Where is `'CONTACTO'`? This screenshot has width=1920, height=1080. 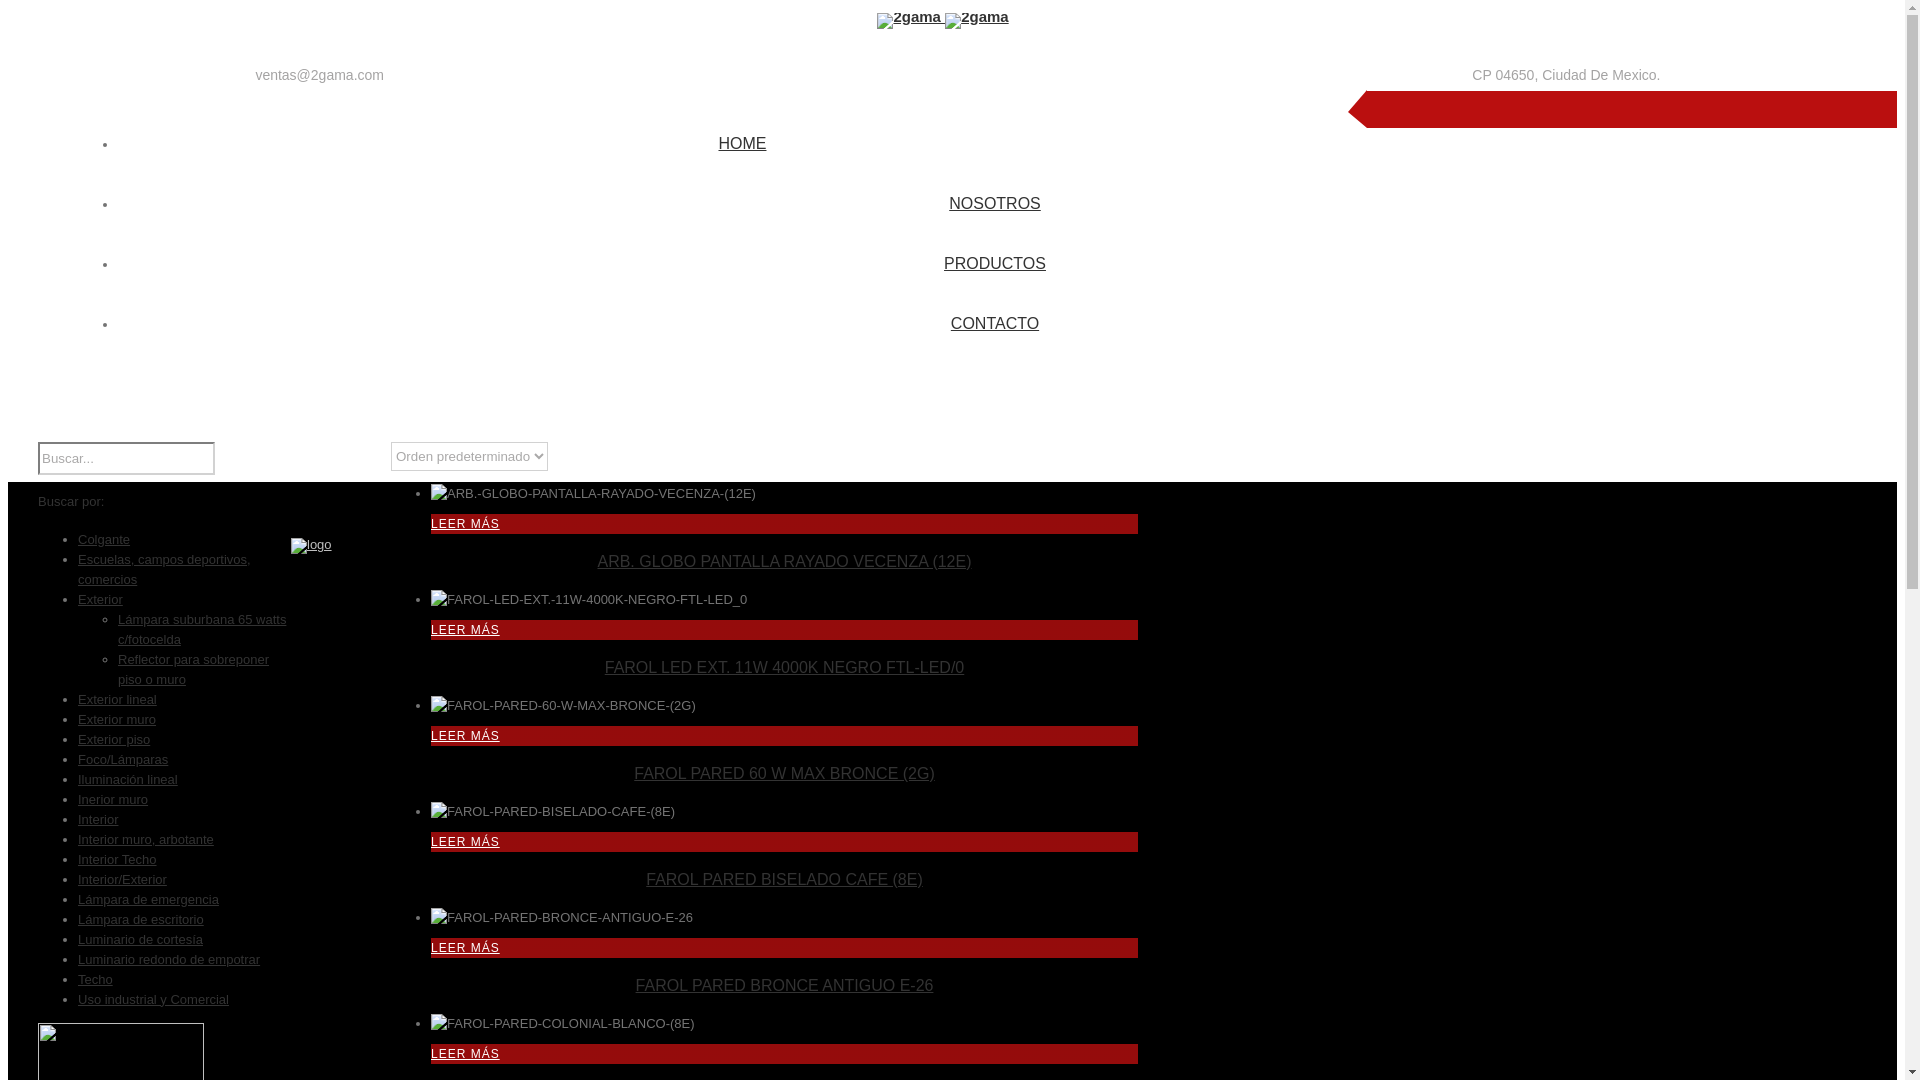 'CONTACTO' is located at coordinates (949, 320).